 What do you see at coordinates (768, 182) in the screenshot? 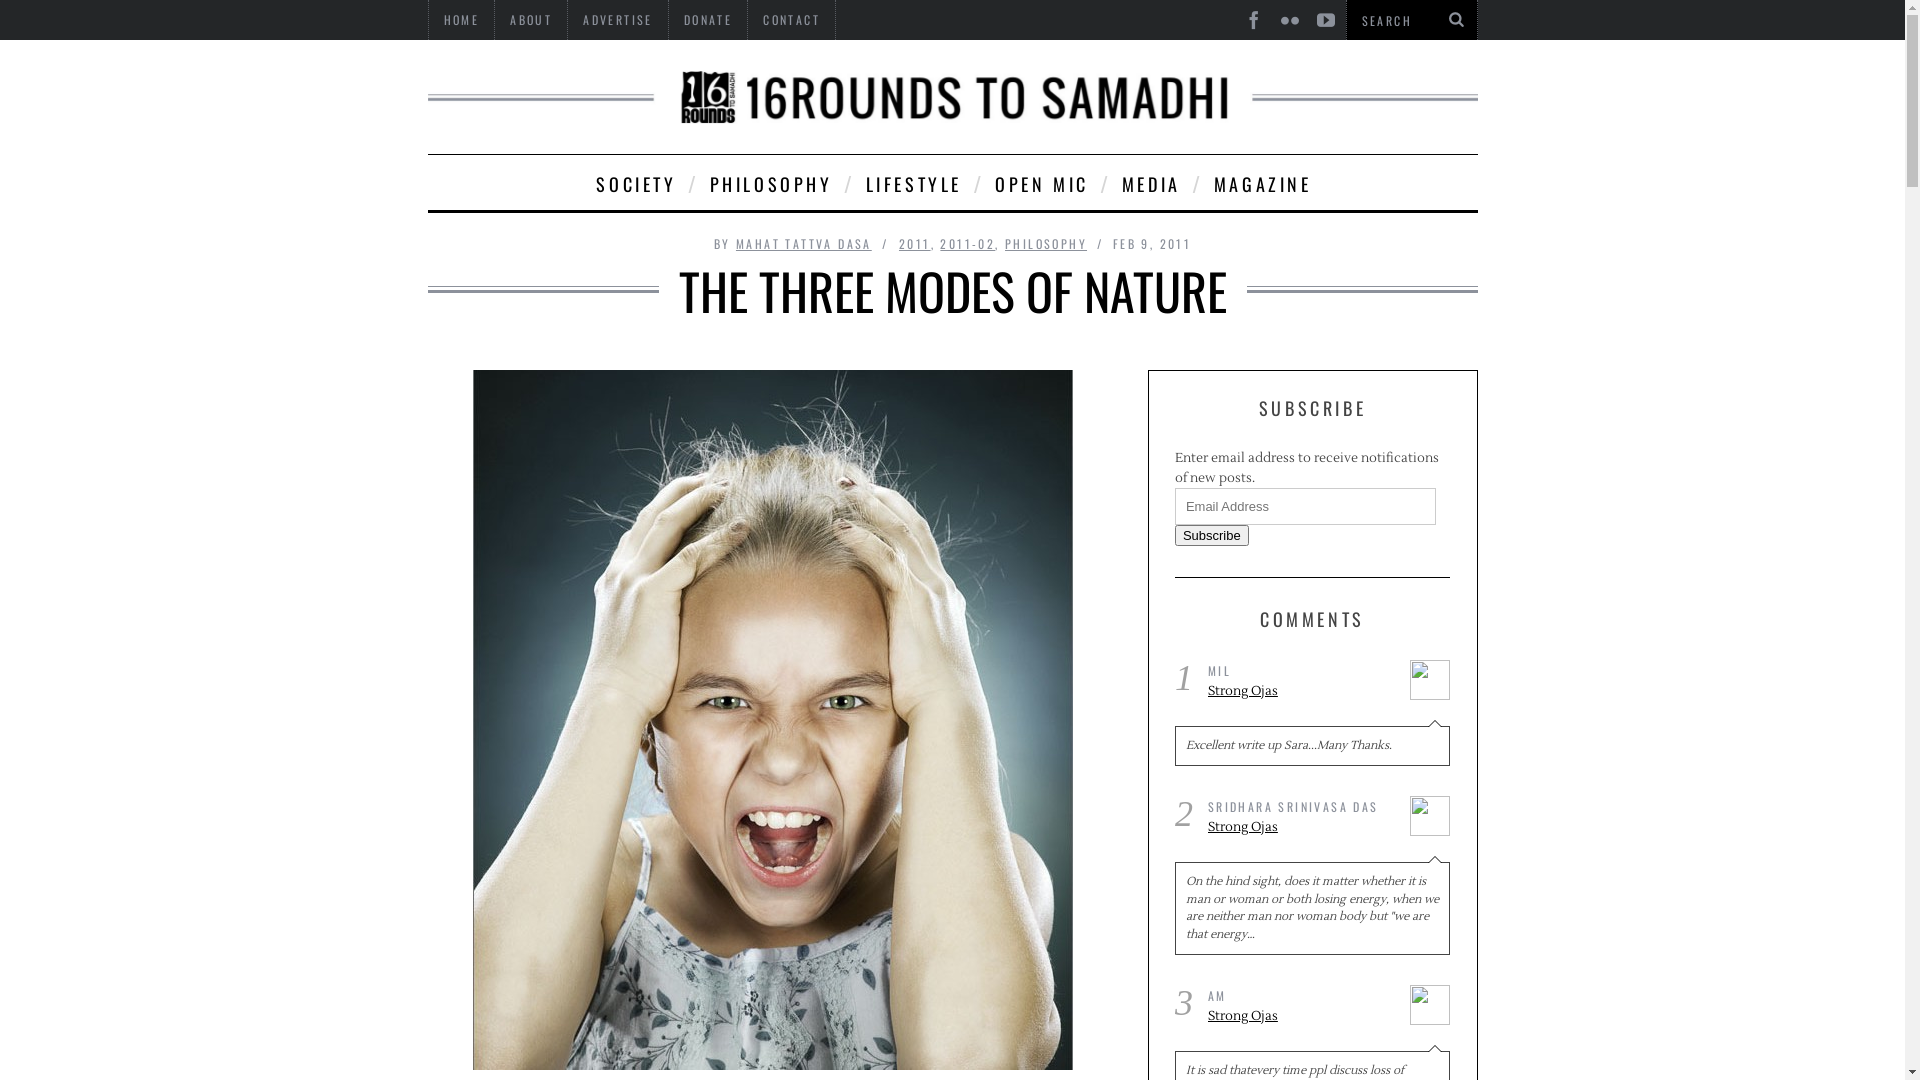
I see `'PHILOSOPHY'` at bounding box center [768, 182].